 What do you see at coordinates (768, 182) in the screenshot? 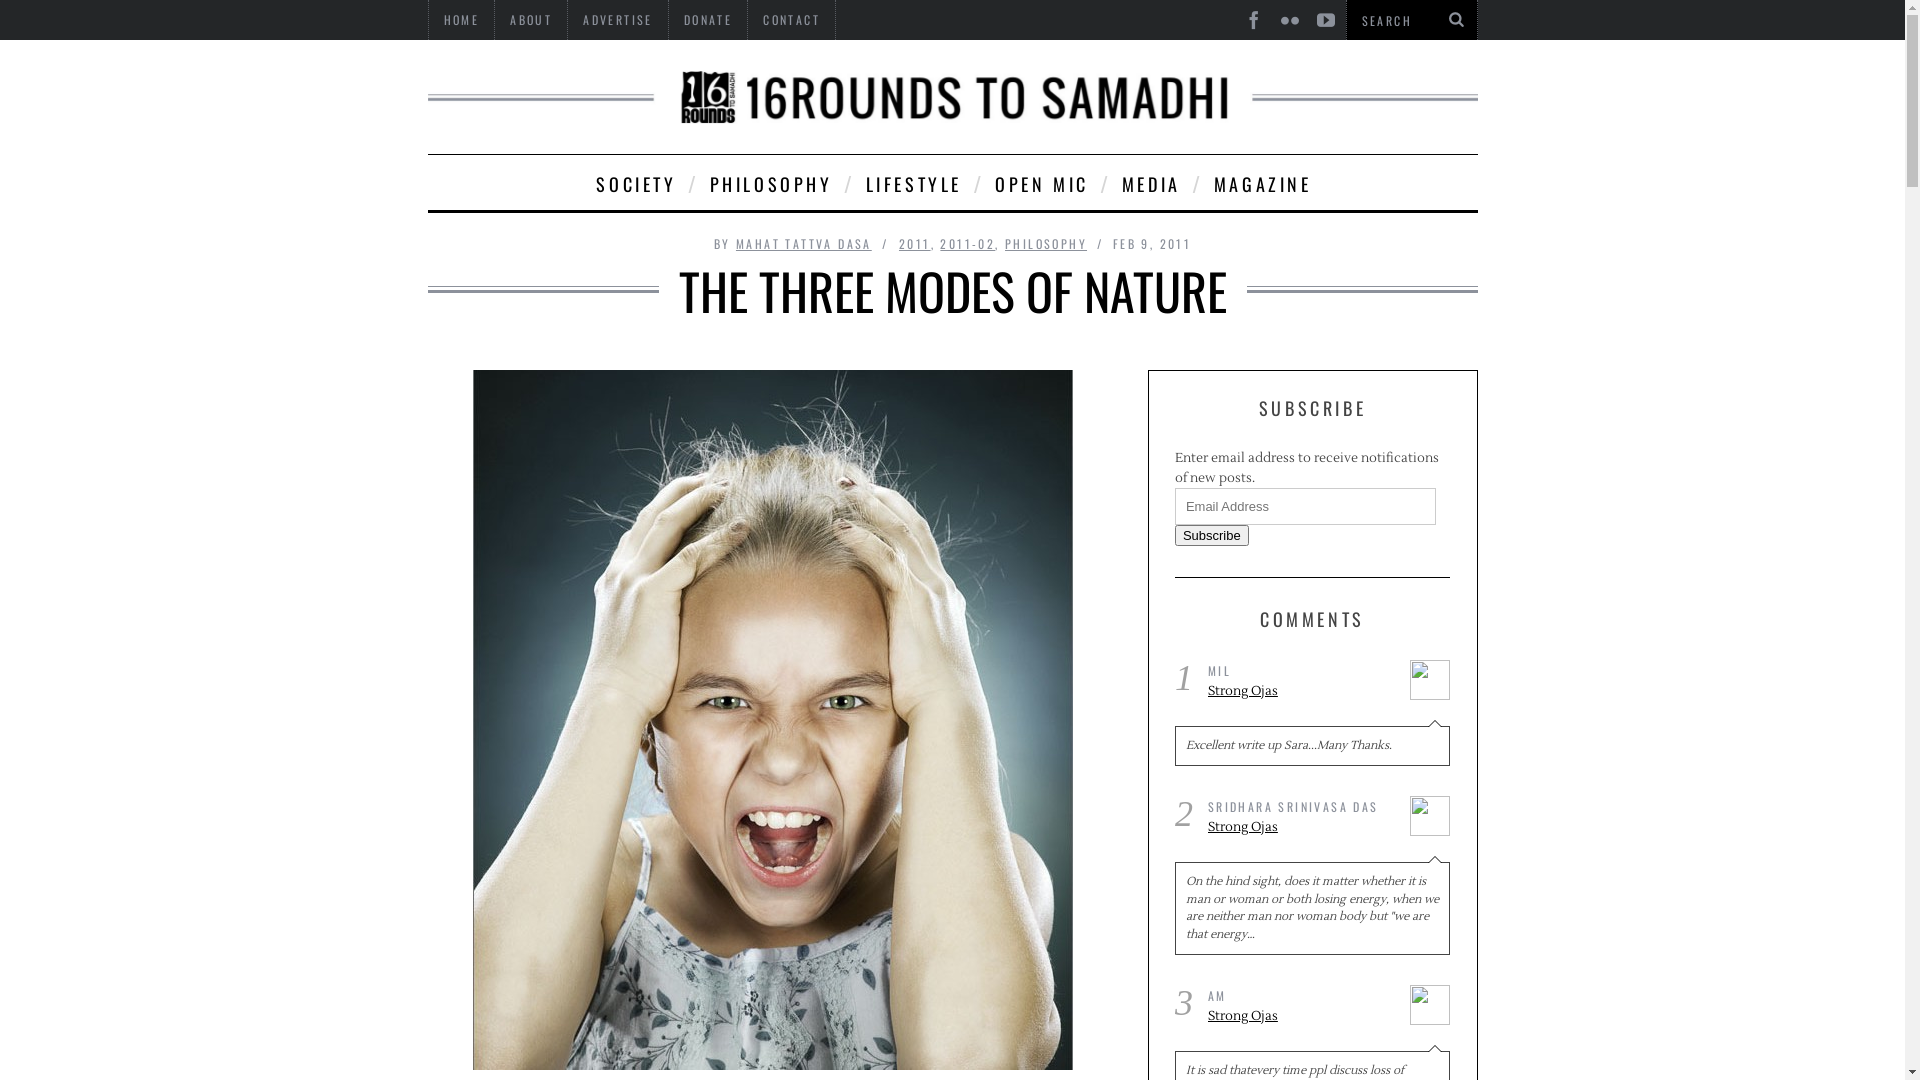
I see `'PHILOSOPHY'` at bounding box center [768, 182].